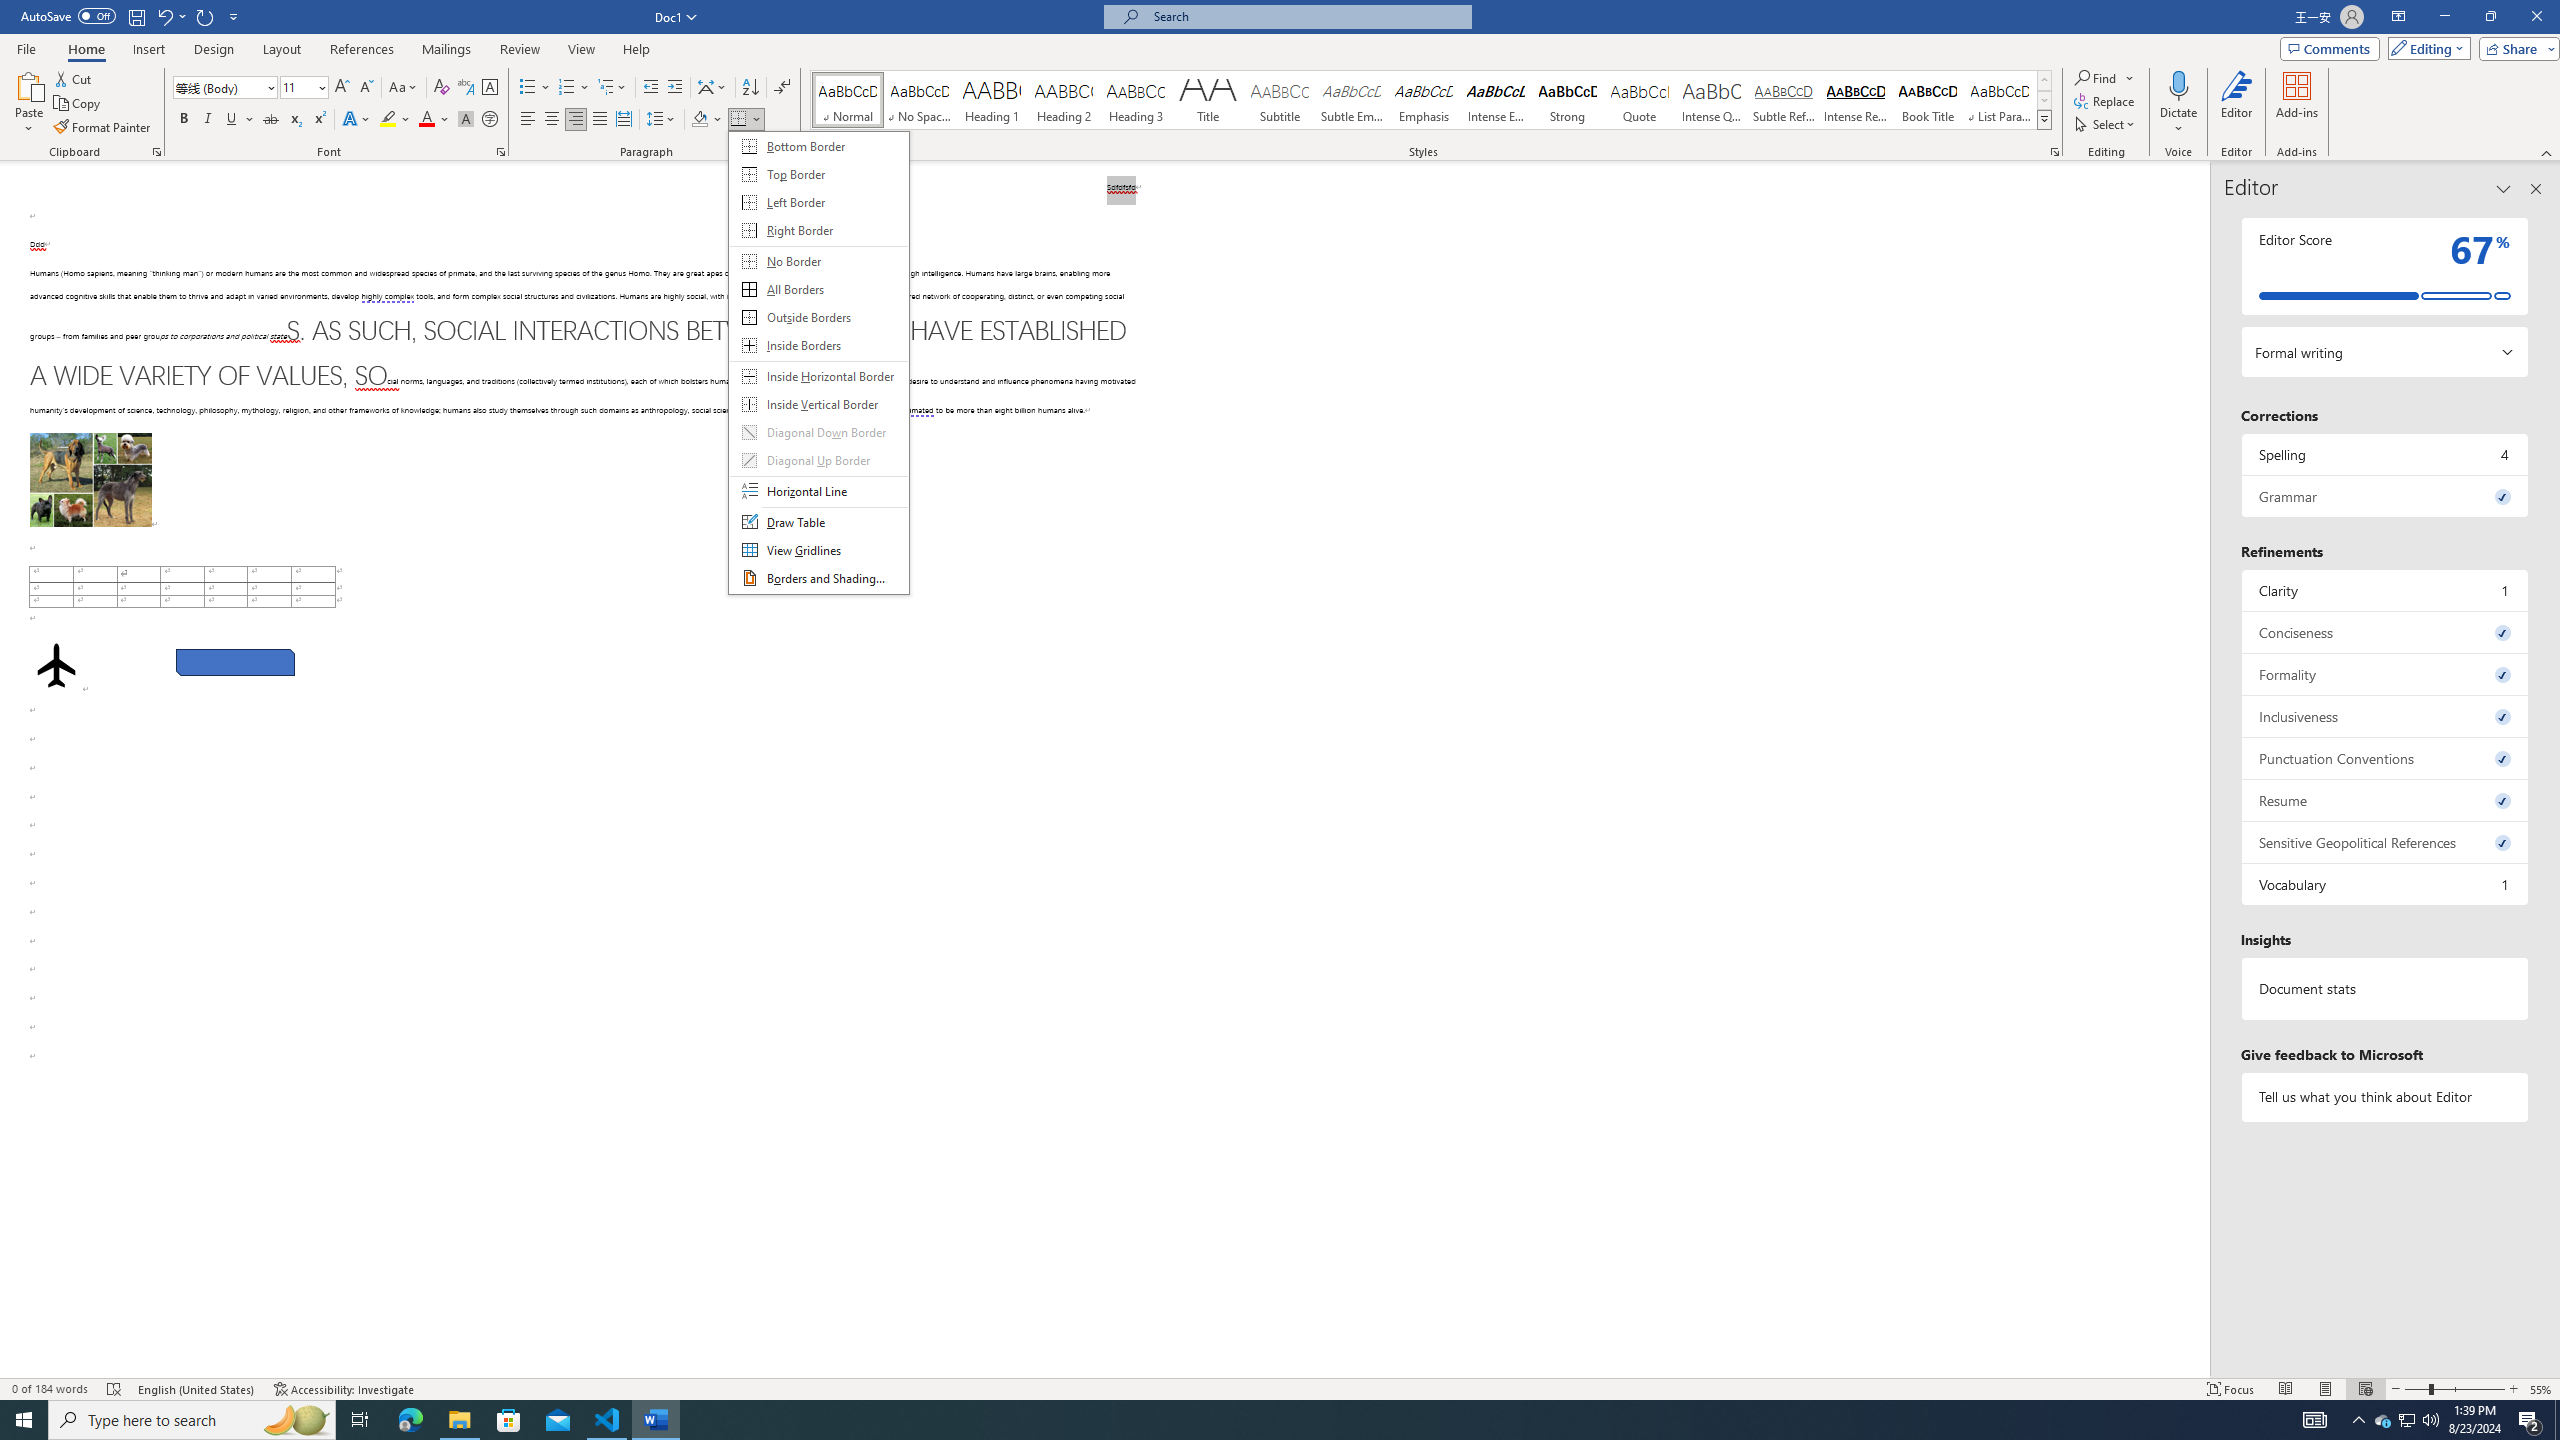  I want to click on 'Numbering', so click(566, 87).